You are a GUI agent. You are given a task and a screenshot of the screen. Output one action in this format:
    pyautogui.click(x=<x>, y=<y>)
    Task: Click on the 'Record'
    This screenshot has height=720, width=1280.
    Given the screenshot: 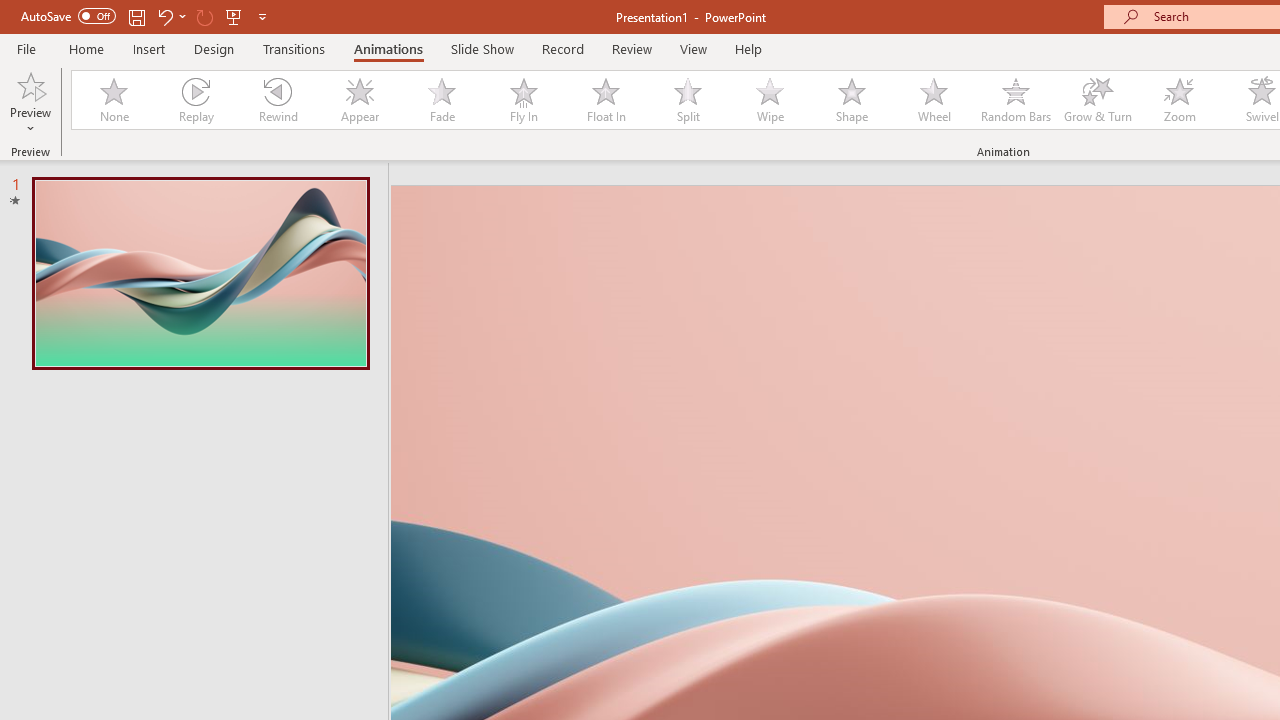 What is the action you would take?
    pyautogui.click(x=561, y=48)
    